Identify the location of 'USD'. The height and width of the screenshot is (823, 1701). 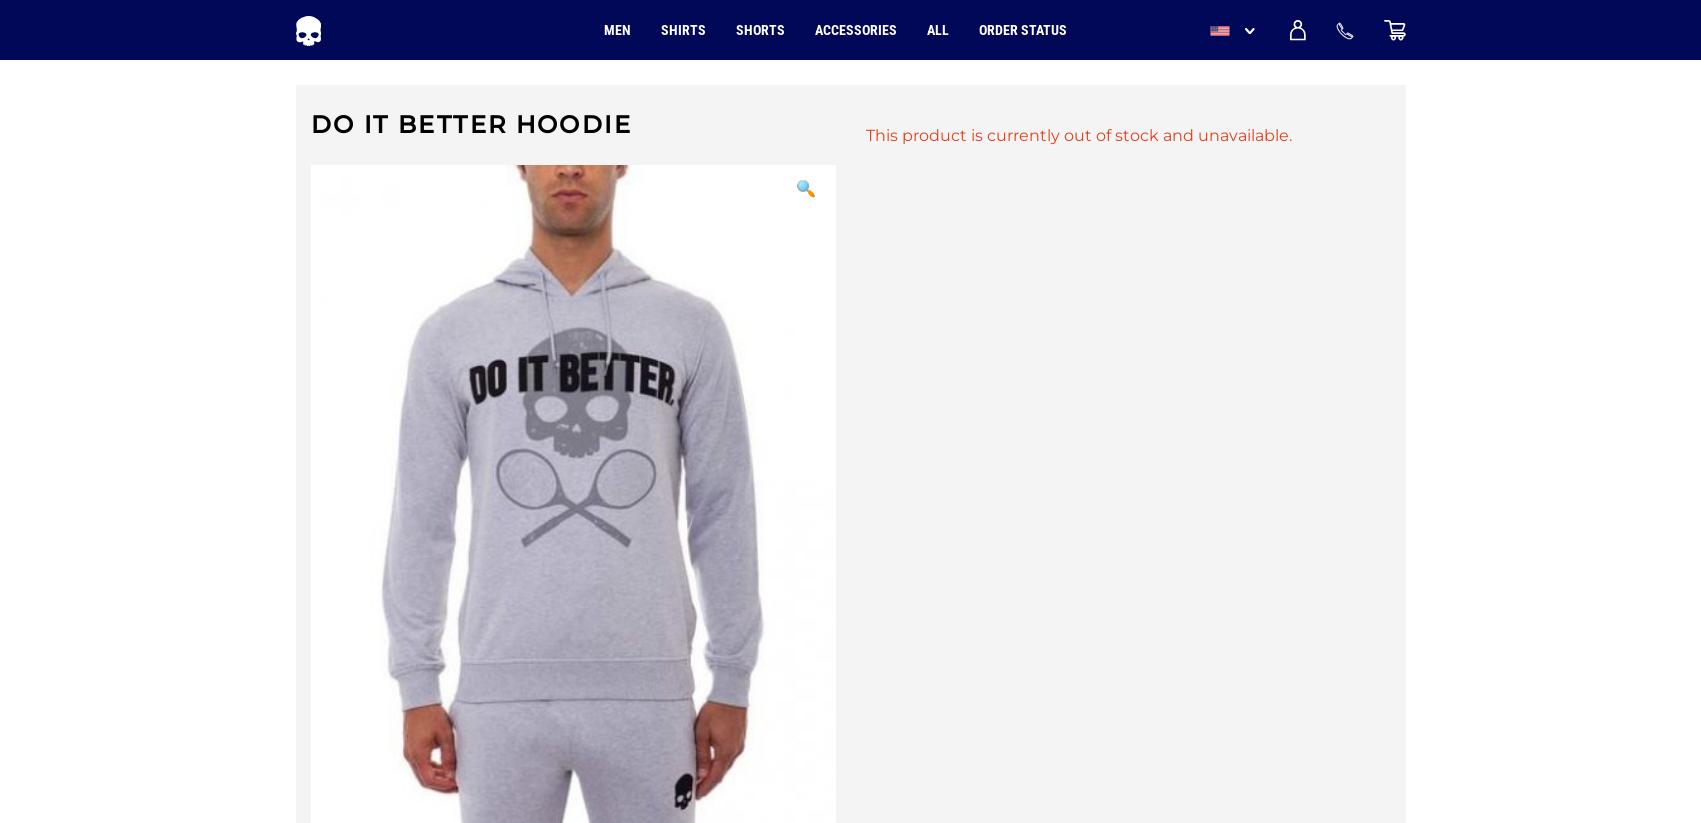
(1254, 91).